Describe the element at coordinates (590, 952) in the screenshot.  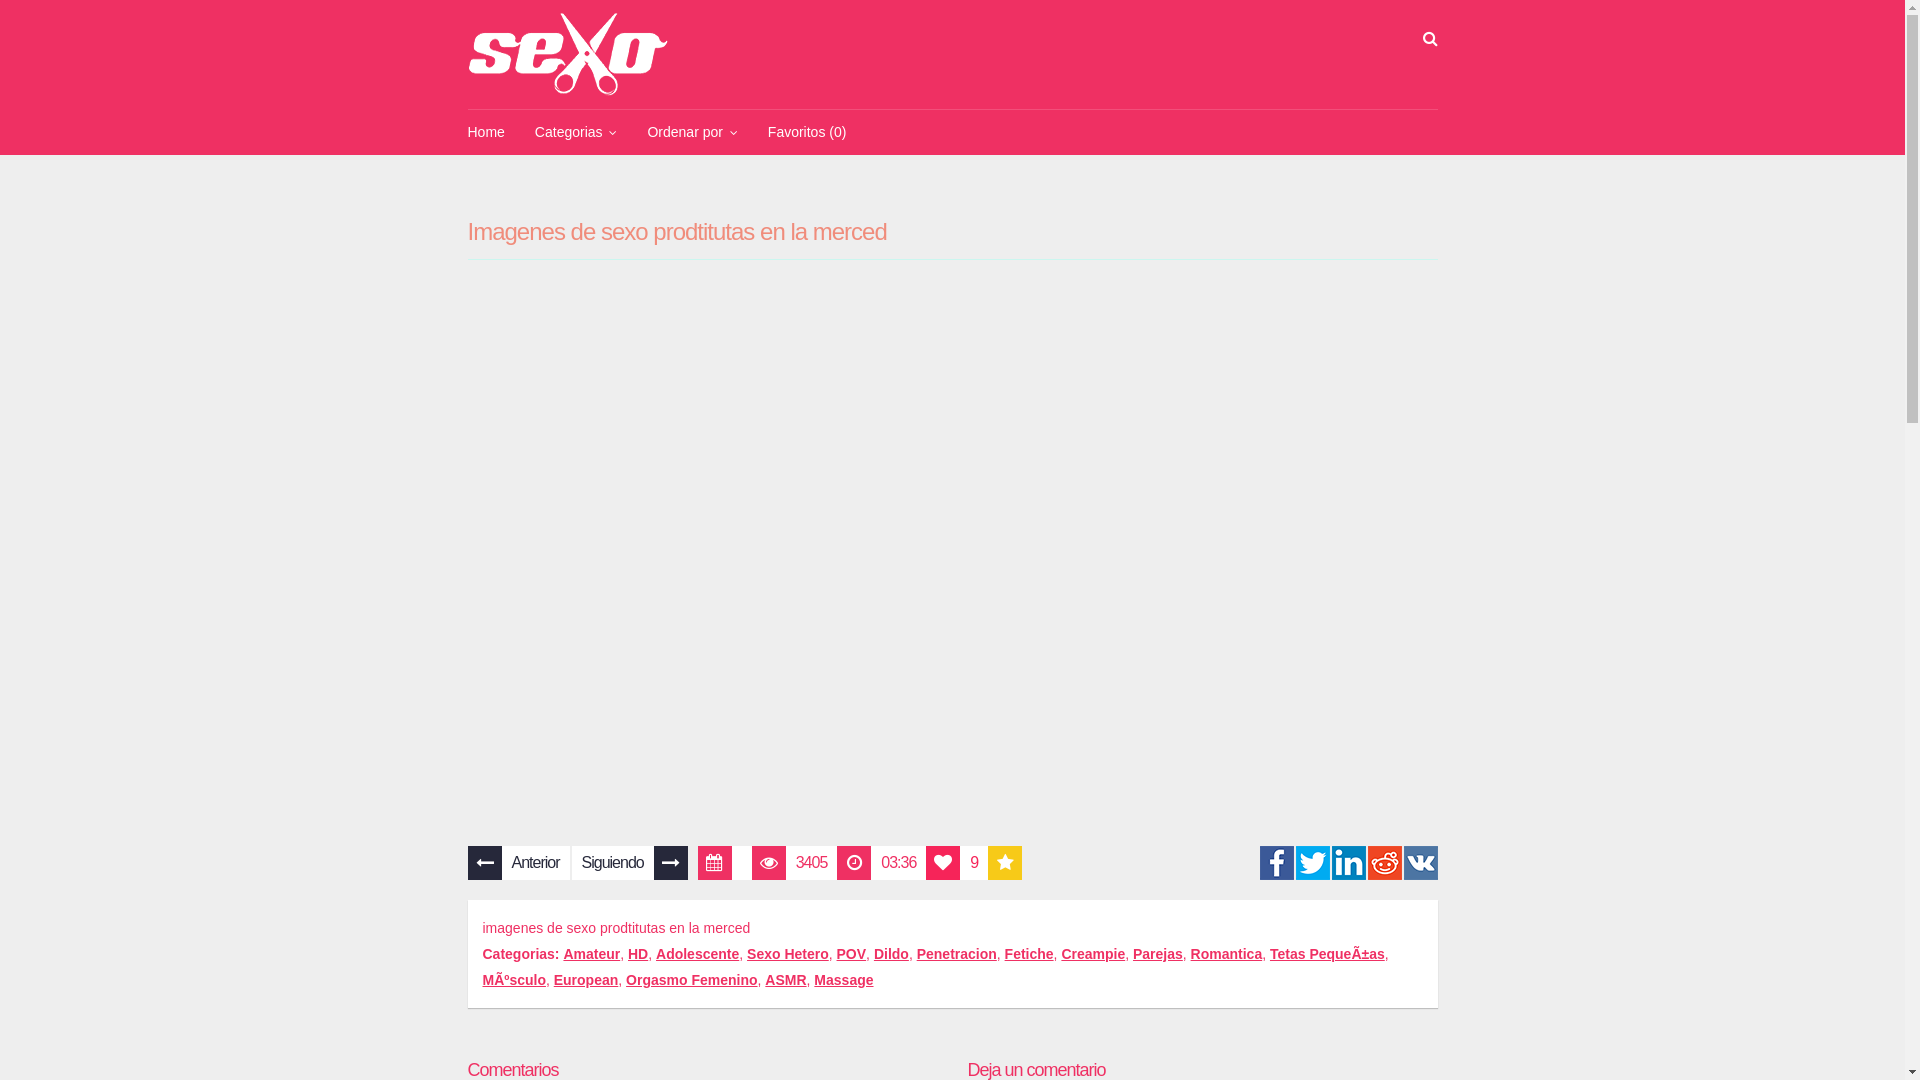
I see `'Amateur'` at that location.